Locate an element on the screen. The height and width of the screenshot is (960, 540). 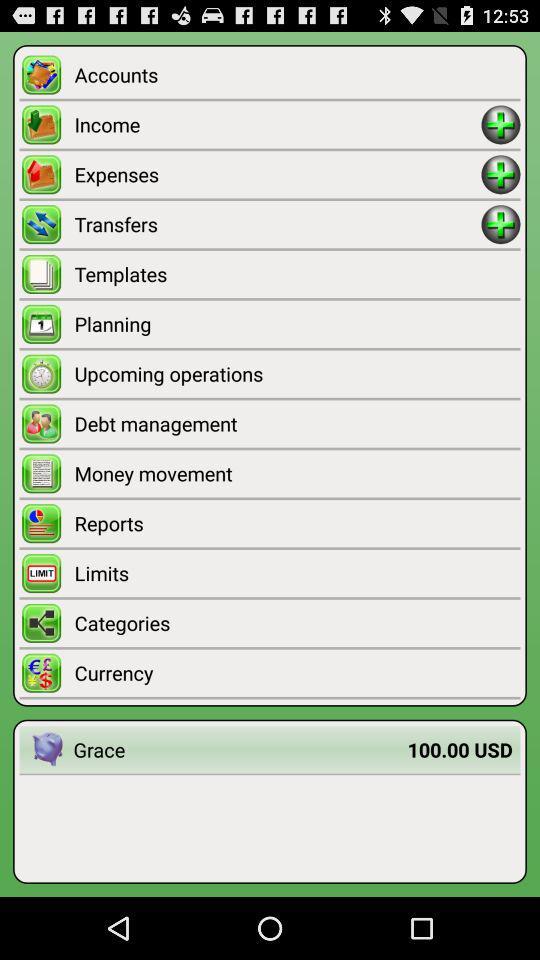
app below the currency item is located at coordinates (460, 748).